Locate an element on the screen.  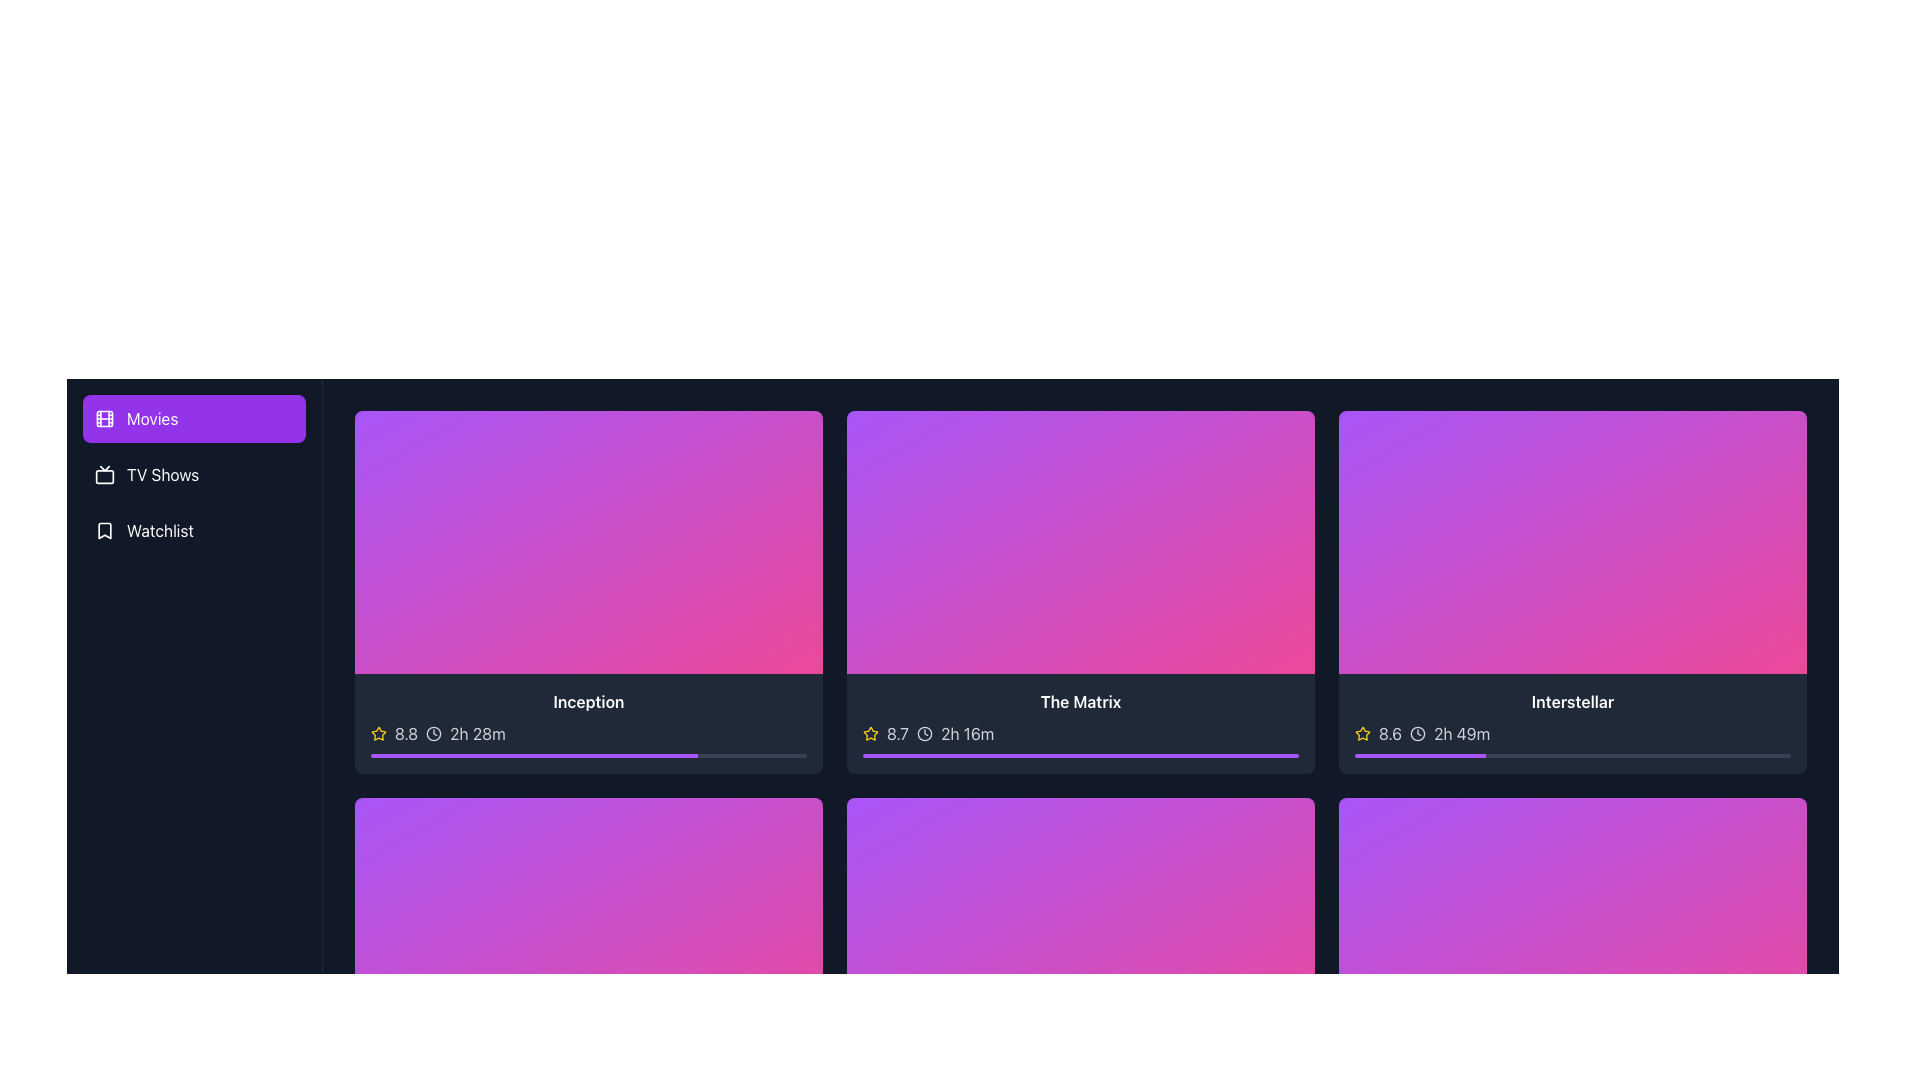
the Icon element indicating the movie's rating score, located to the left of the text '8.8' in the top row of the grid layout for the 'Inception' item is located at coordinates (379, 733).